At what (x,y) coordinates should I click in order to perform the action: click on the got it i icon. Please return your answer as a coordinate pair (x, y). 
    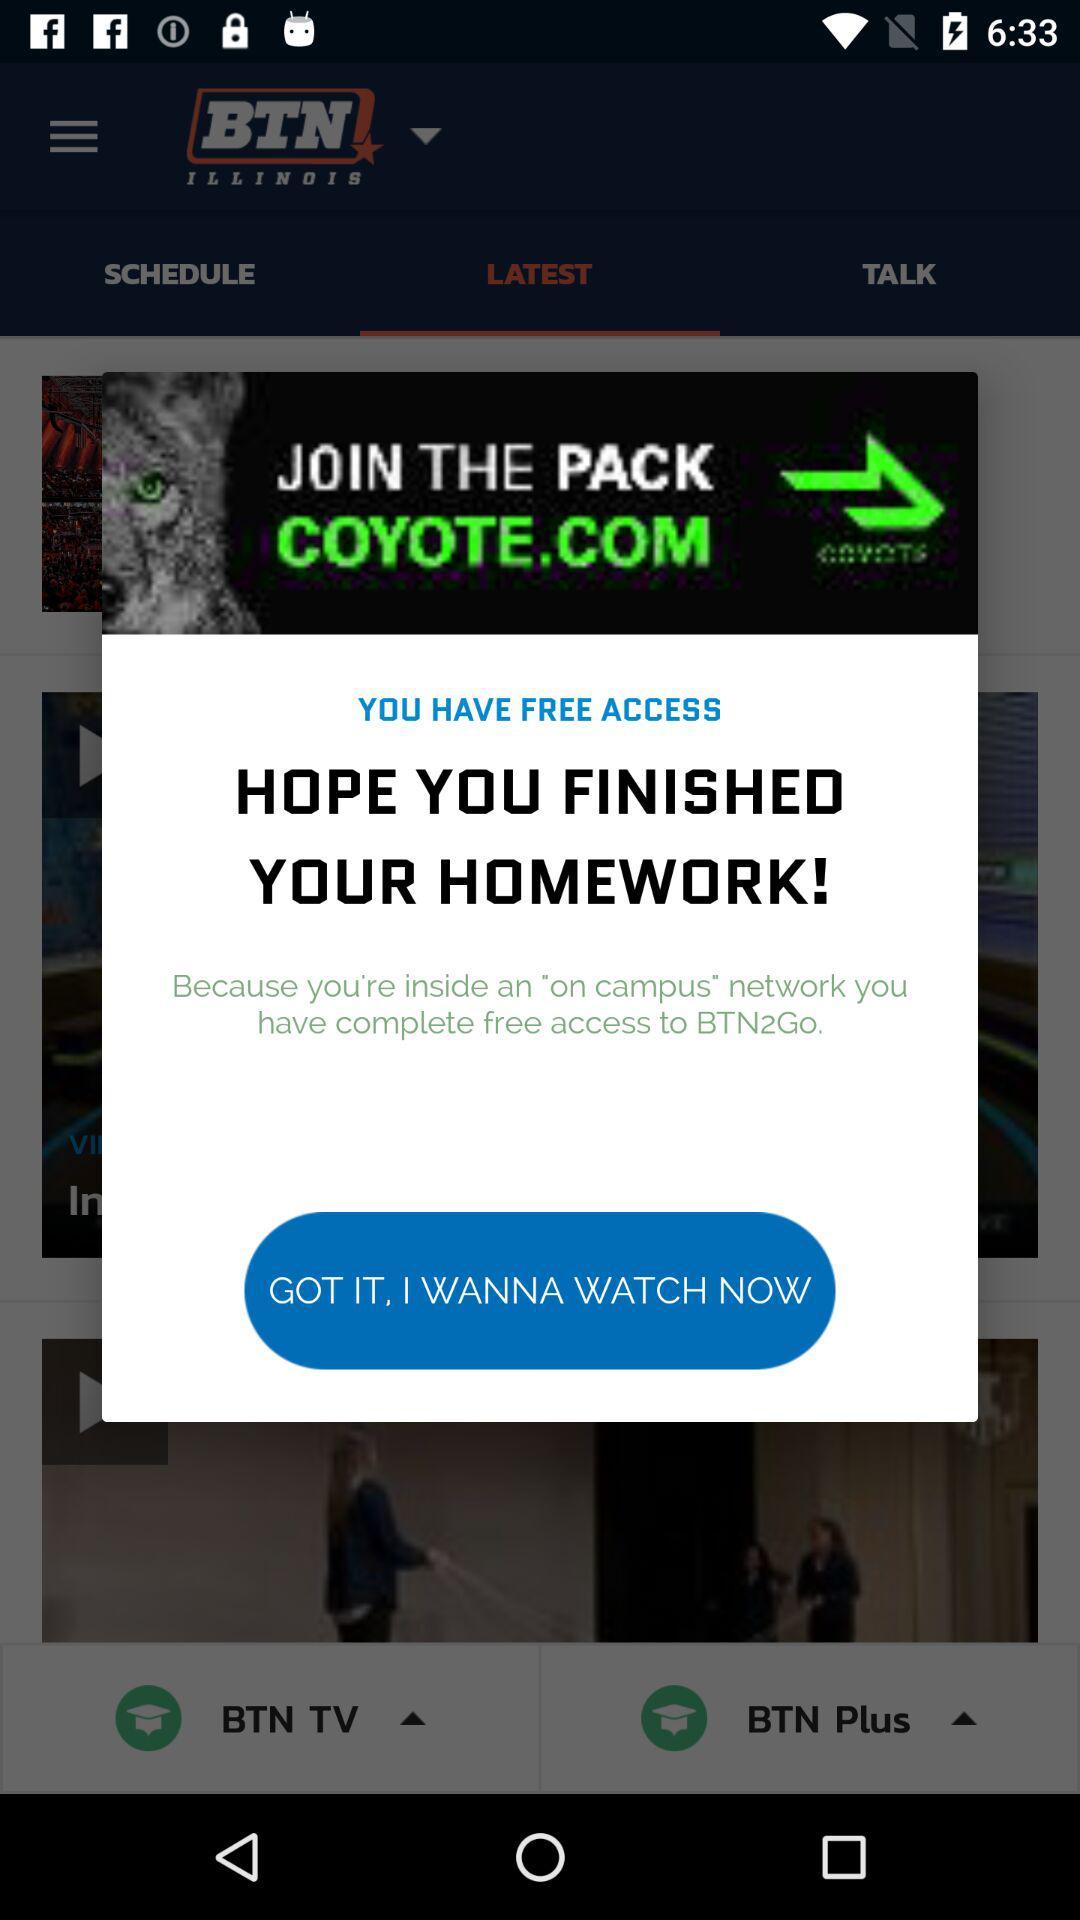
    Looking at the image, I should click on (540, 1290).